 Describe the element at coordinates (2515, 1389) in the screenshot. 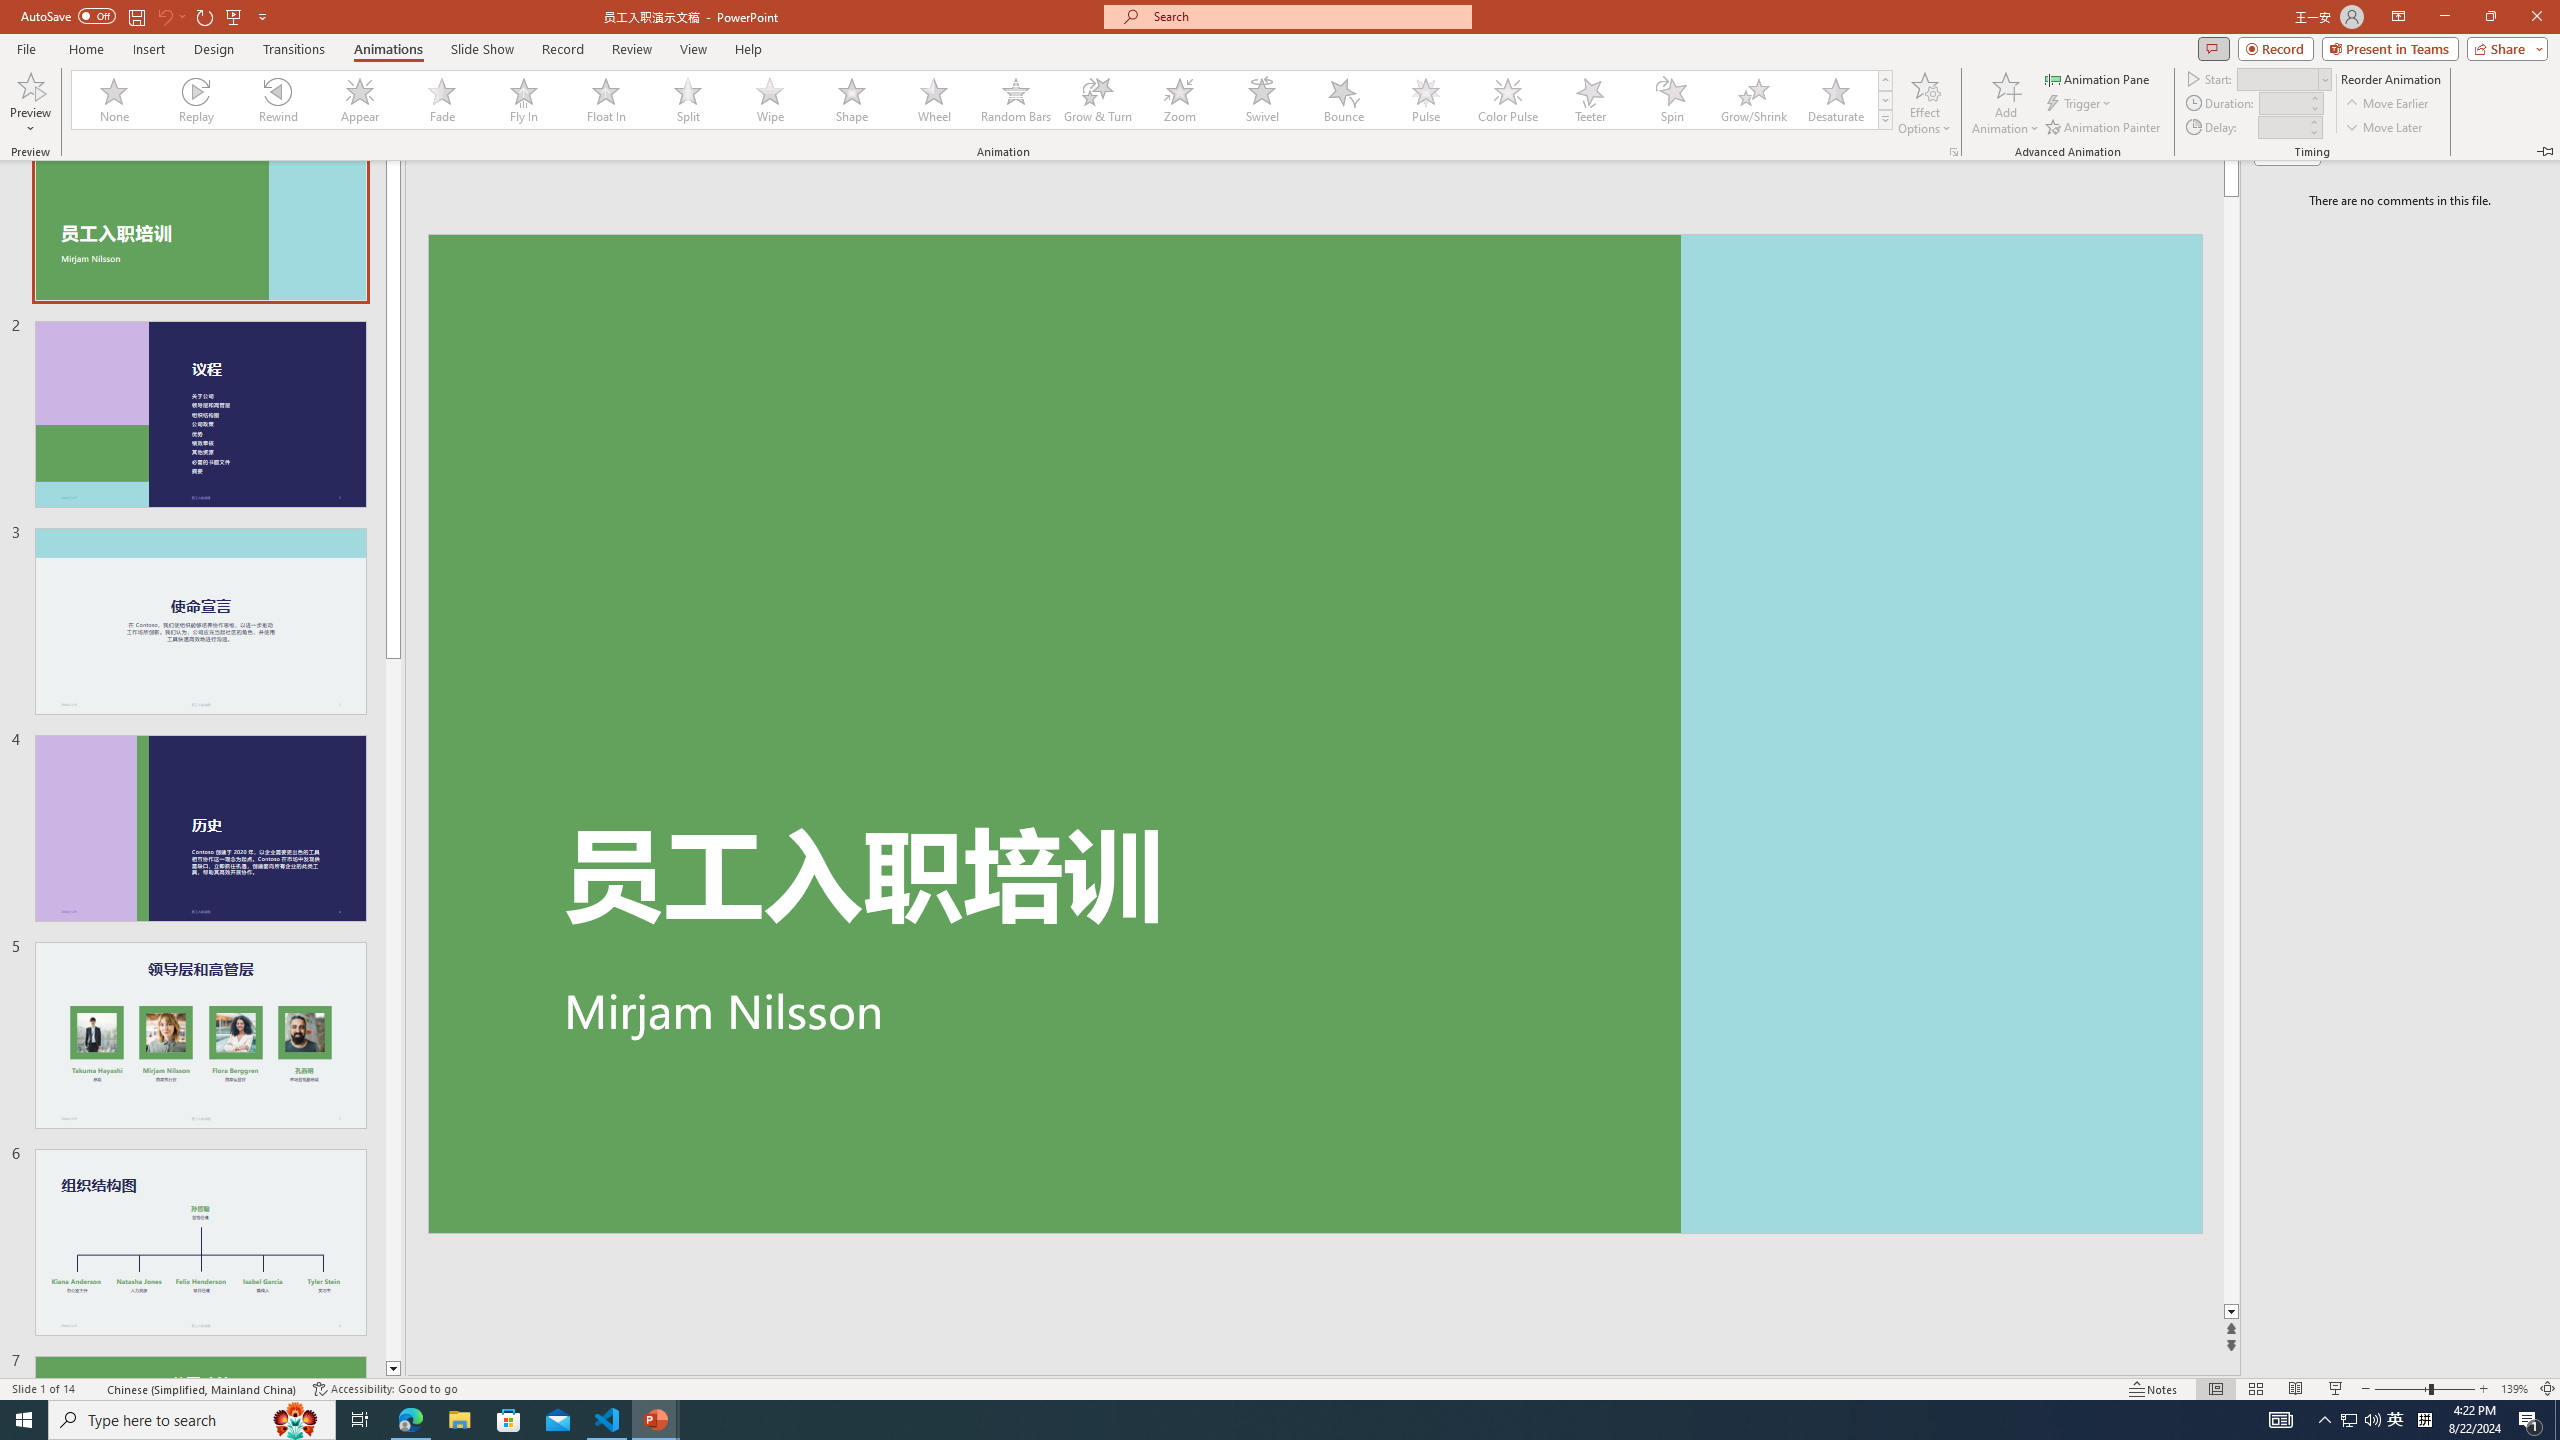

I see `'Zoom 139%'` at that location.